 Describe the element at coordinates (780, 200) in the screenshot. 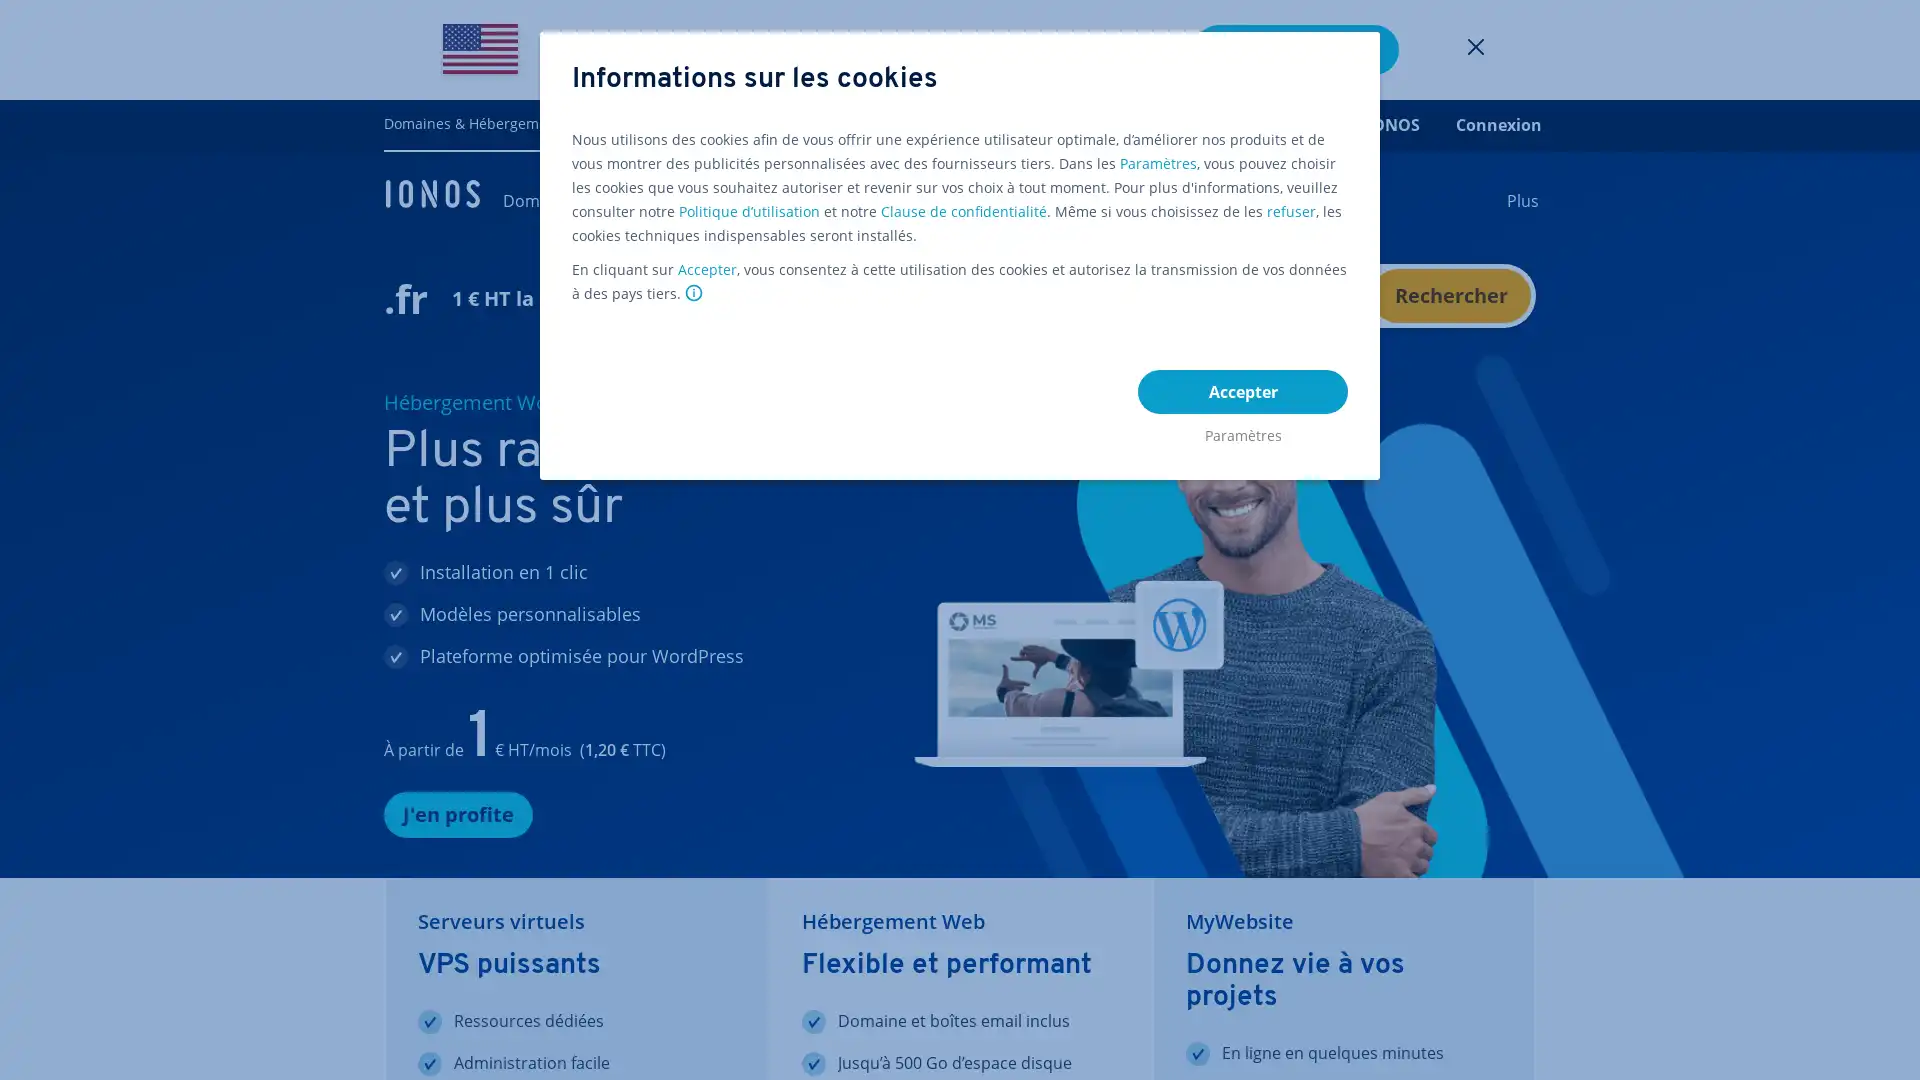

I see `e-Commerce` at that location.